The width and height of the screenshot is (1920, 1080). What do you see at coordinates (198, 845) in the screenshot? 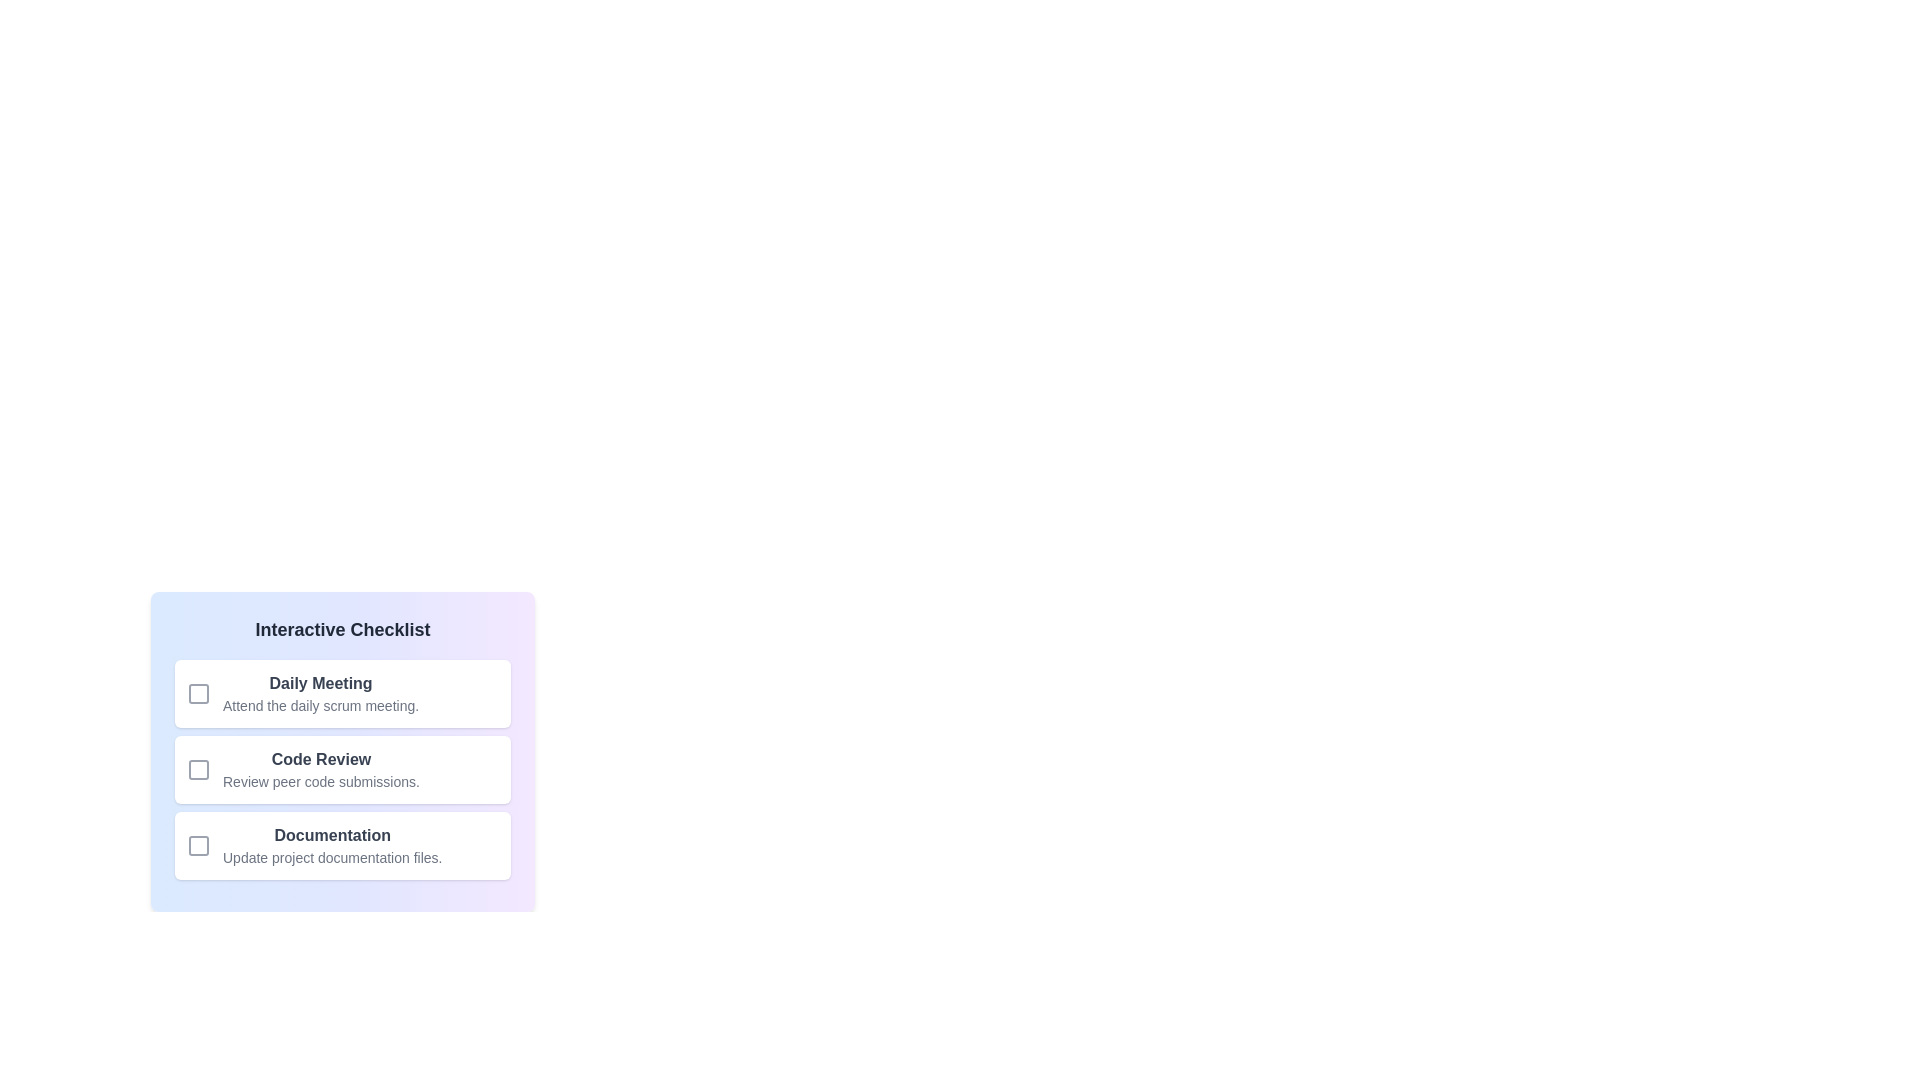
I see `the unselected Checkbox indicator located in the third row labeled 'Documentation'` at bounding box center [198, 845].